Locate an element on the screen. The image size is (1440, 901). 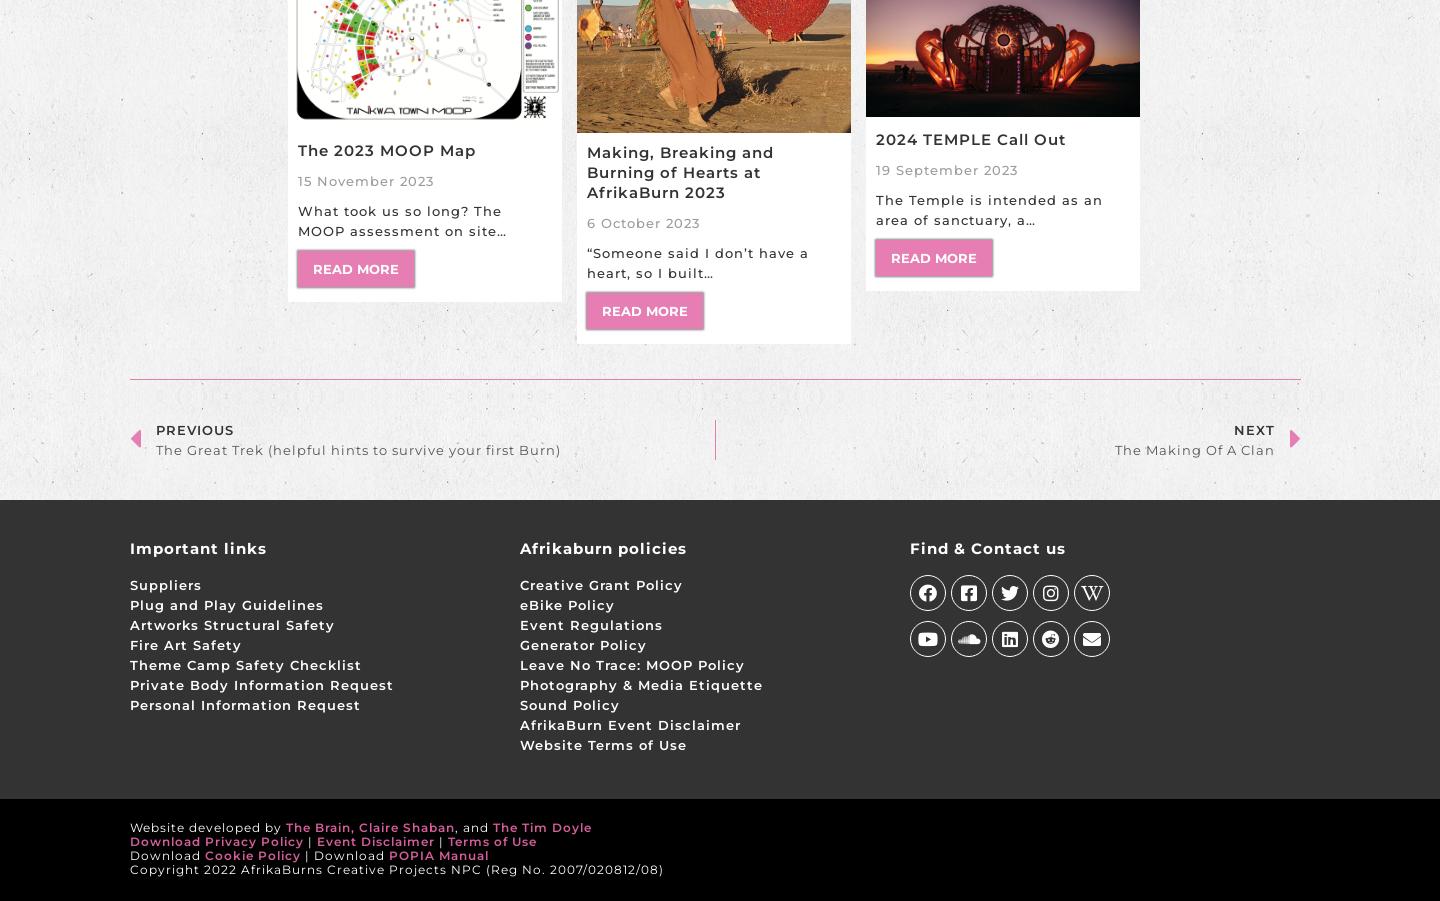
'Terms of Use' is located at coordinates (490, 841).